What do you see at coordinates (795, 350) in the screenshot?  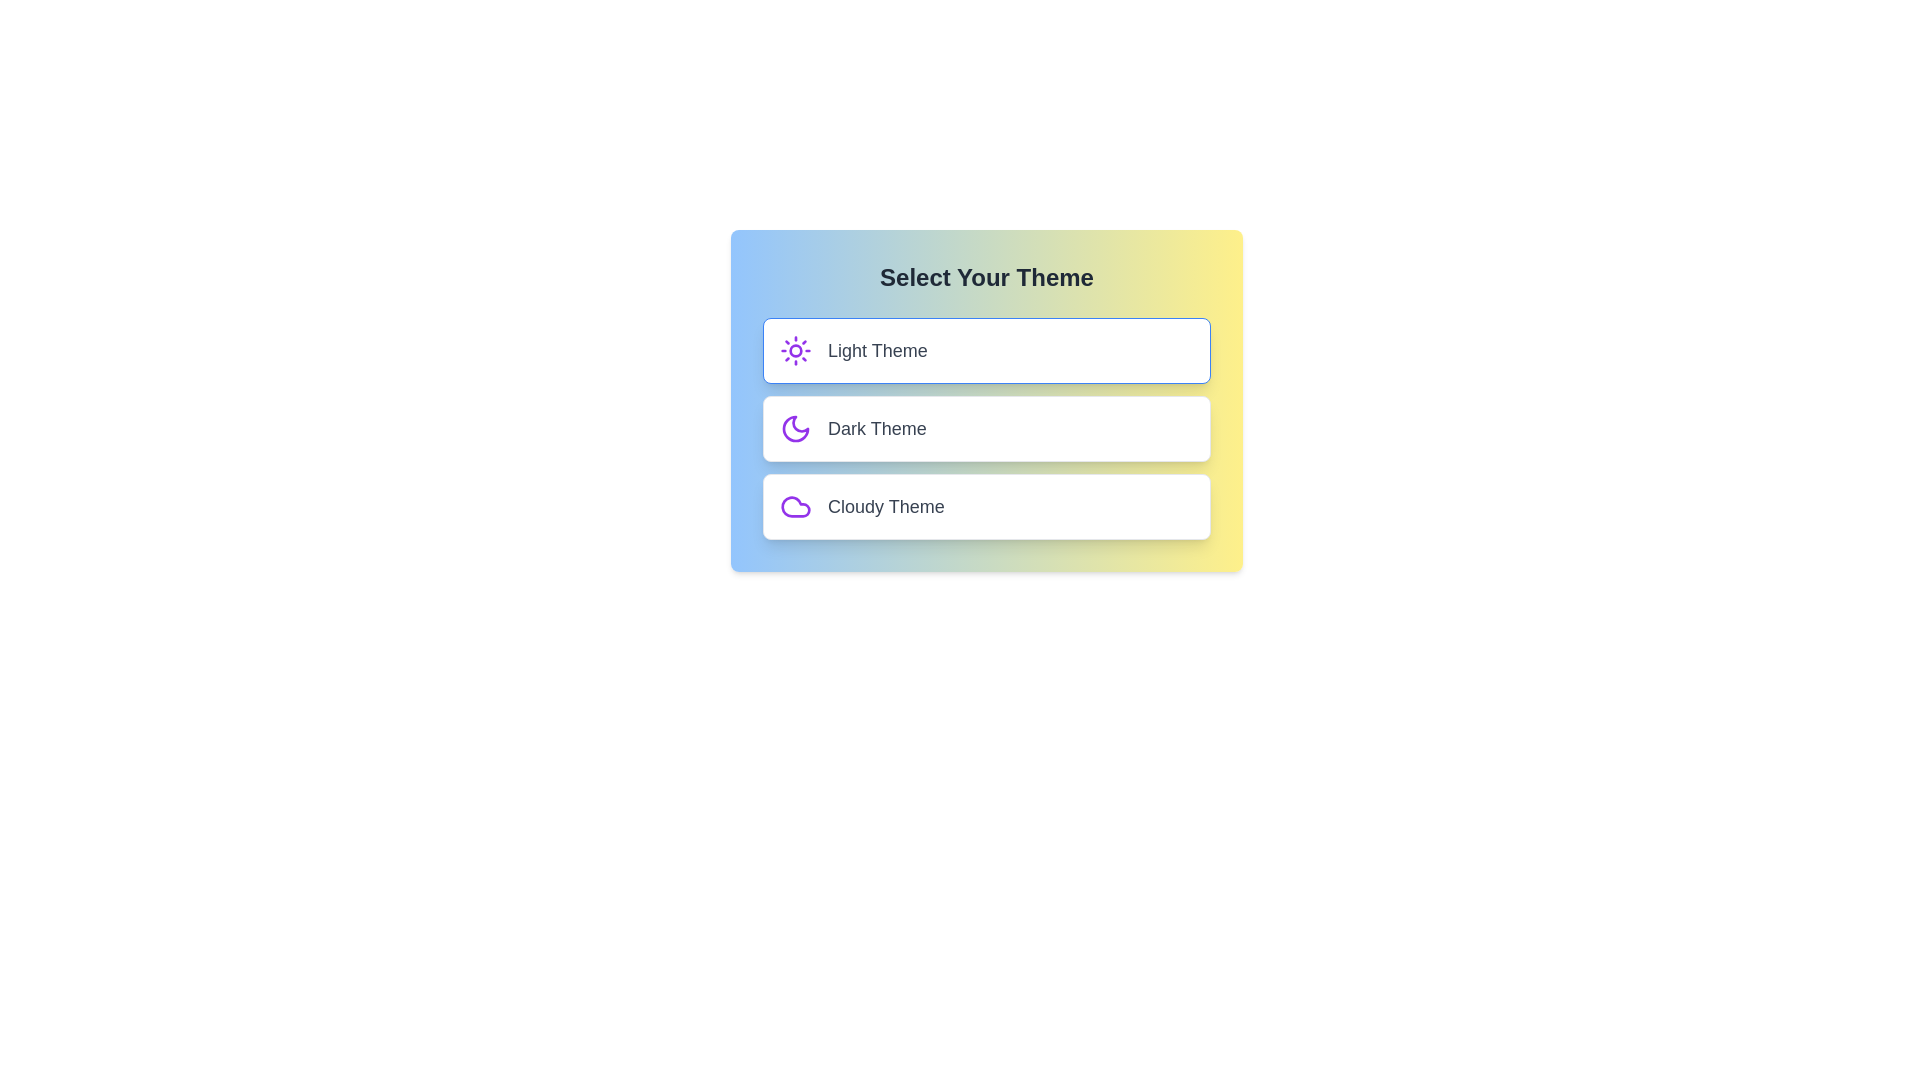 I see `the purple sun icon representing the 'Light Theme', which is located to the left of the 'Light Theme' label in the rounded rectangular box` at bounding box center [795, 350].